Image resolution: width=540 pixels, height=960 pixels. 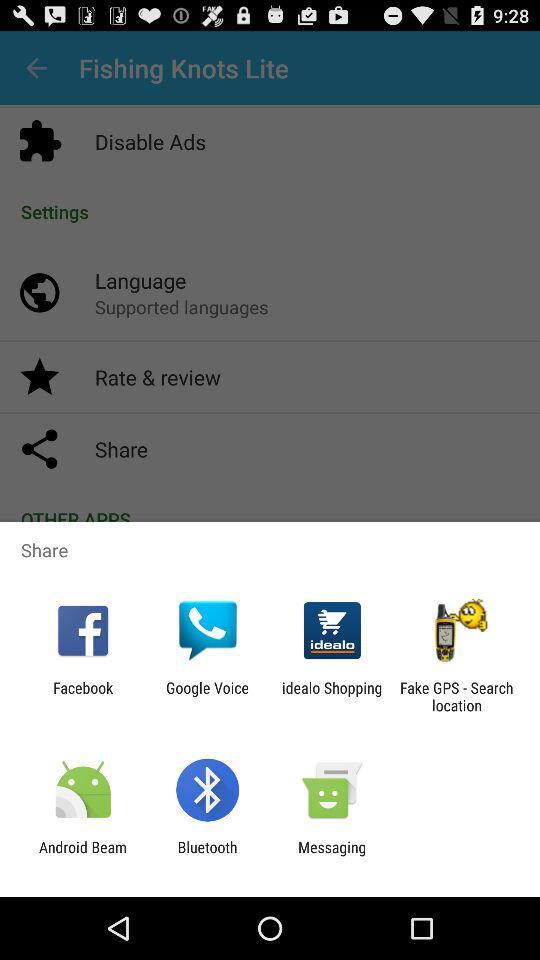 I want to click on the item to the right of the google voice app, so click(x=332, y=696).